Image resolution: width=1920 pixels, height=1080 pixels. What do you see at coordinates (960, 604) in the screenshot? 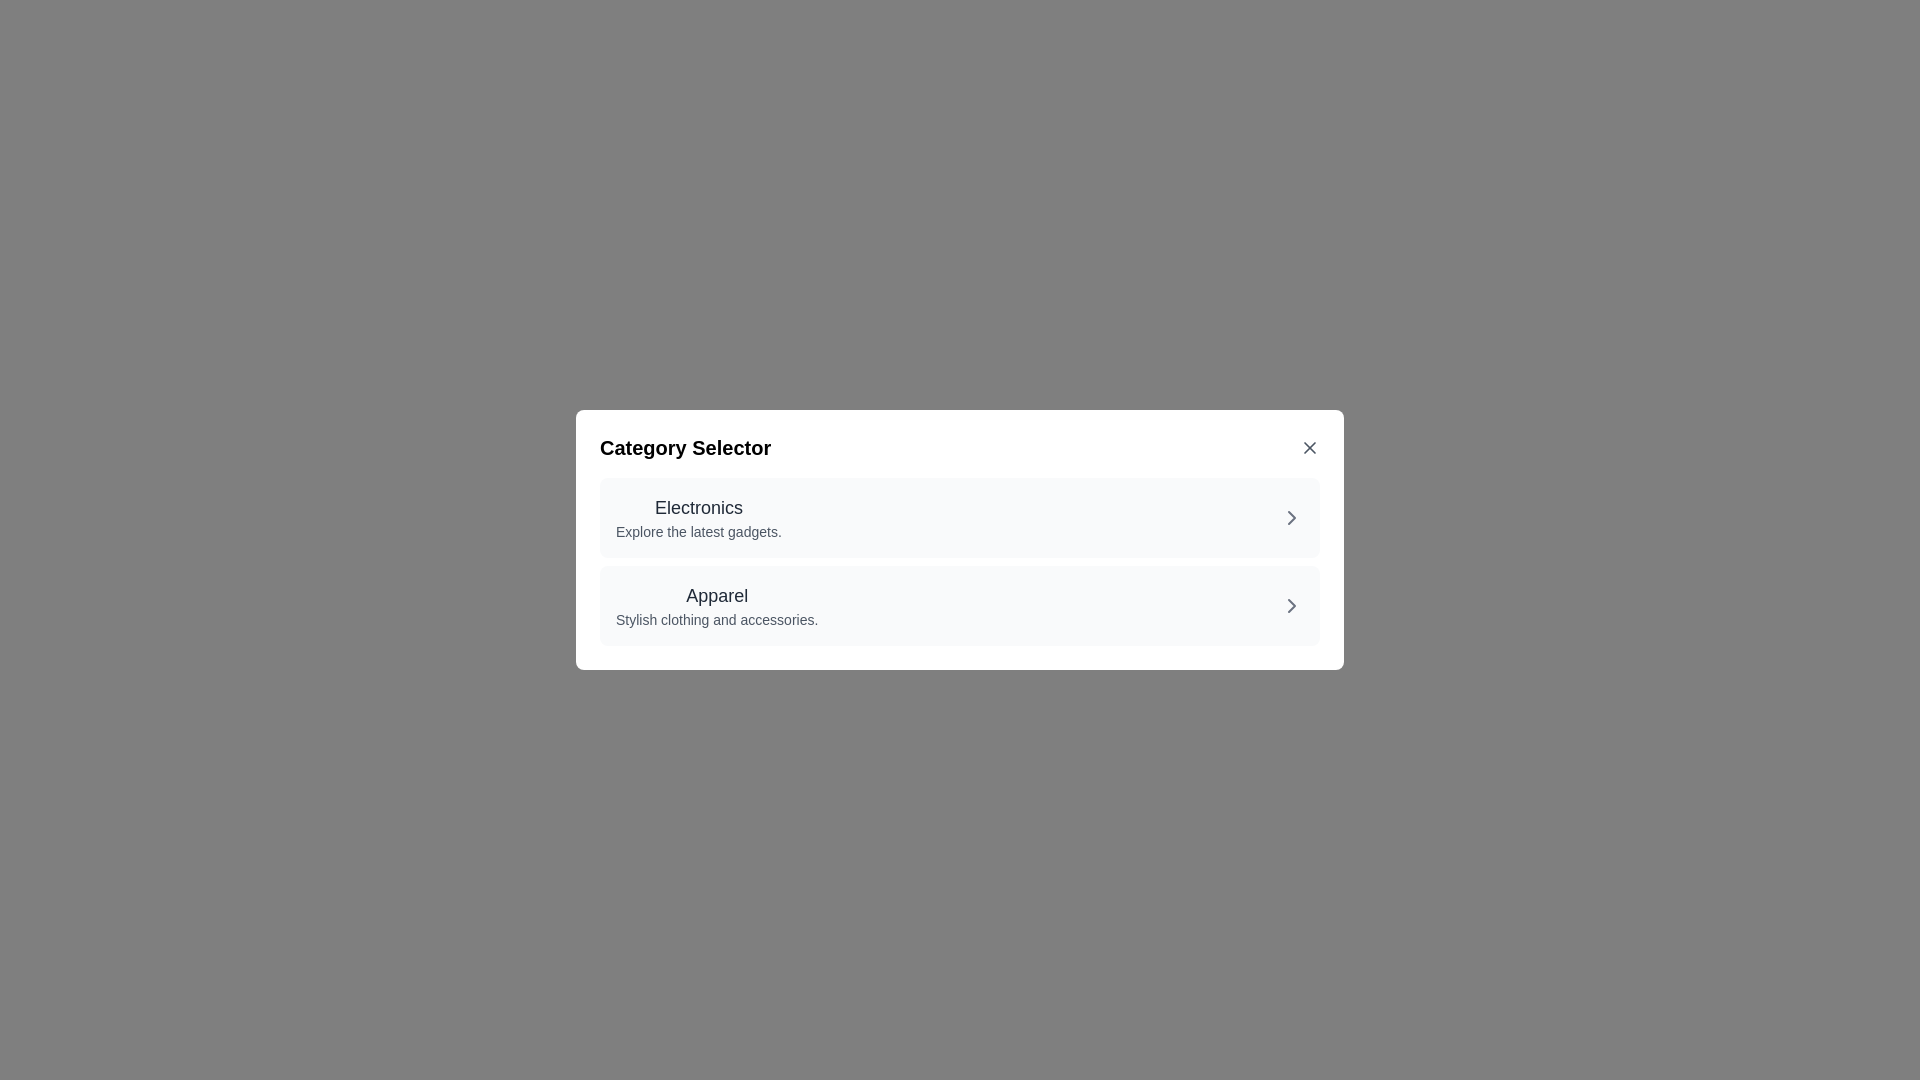
I see `the 'Apparel' card item` at bounding box center [960, 604].